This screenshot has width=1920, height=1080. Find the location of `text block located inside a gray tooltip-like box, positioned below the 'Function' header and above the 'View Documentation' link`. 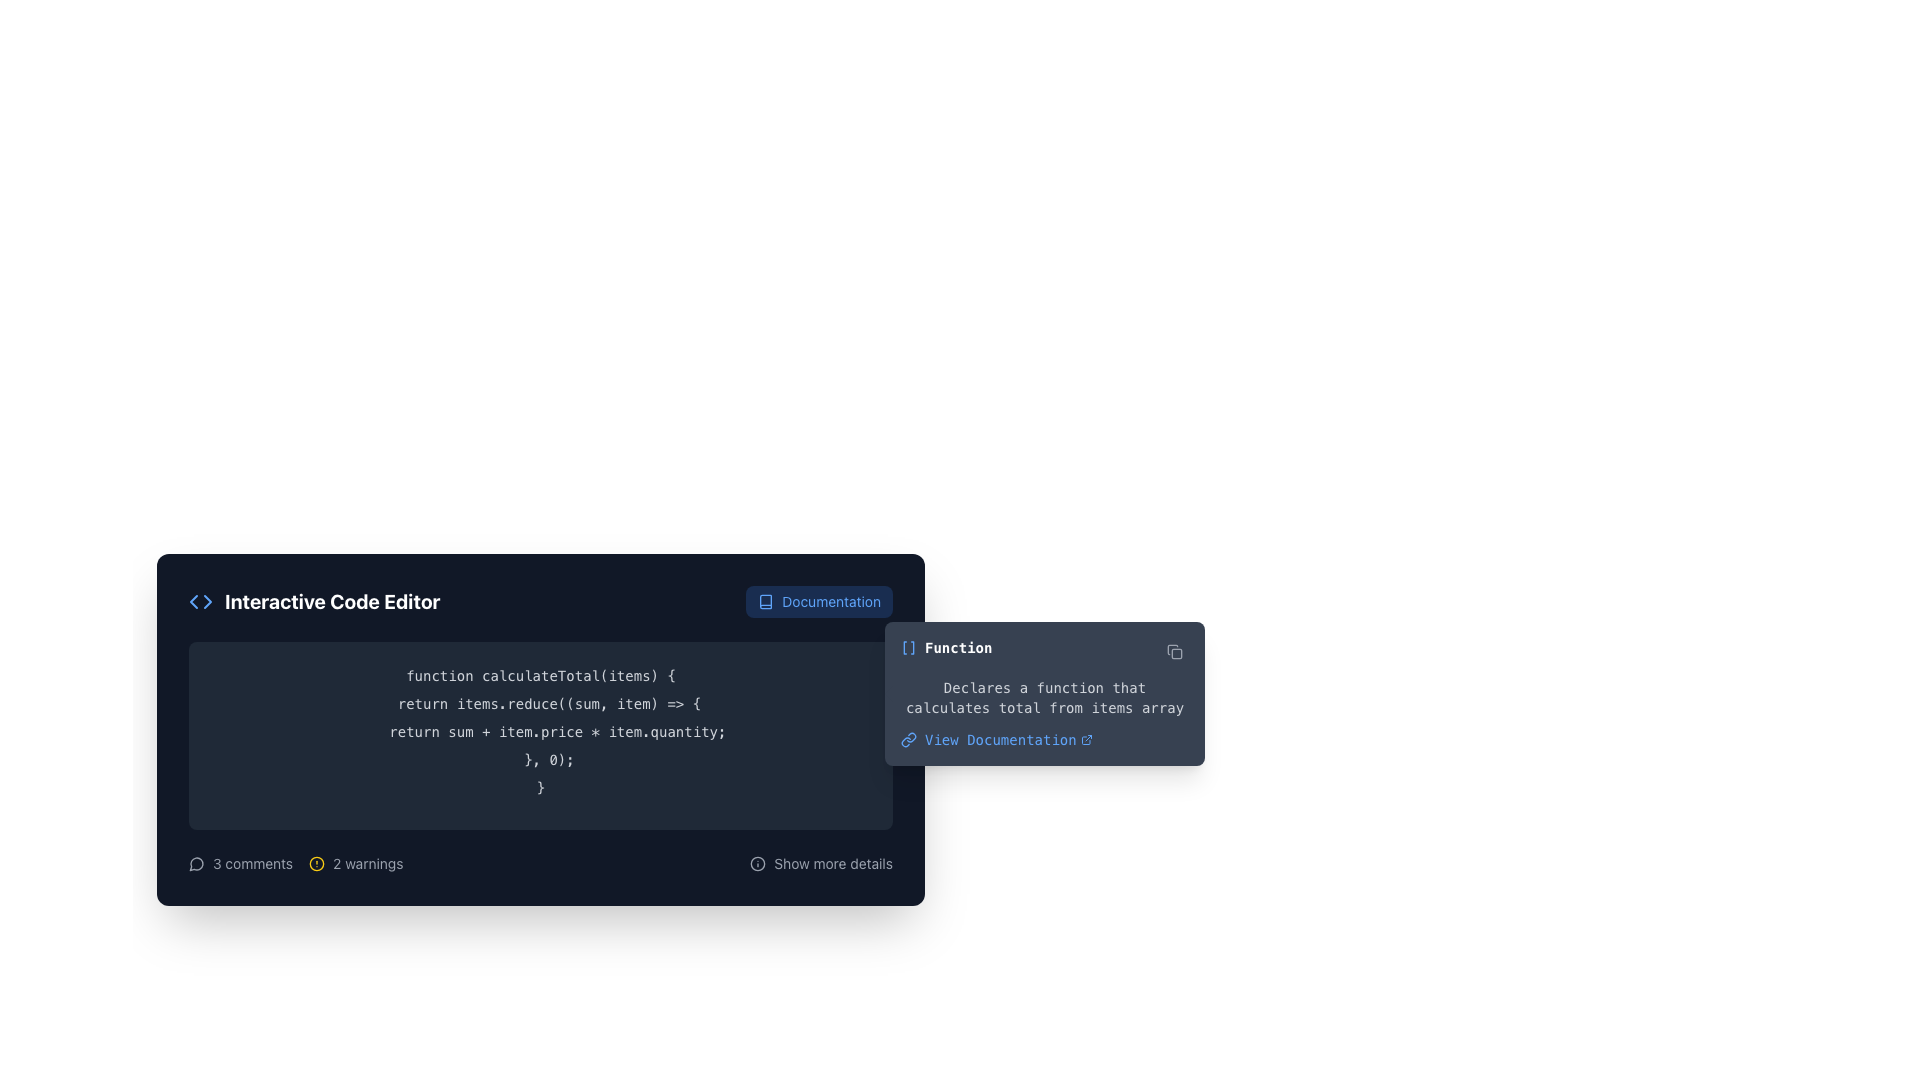

text block located inside a gray tooltip-like box, positioned below the 'Function' header and above the 'View Documentation' link is located at coordinates (1044, 697).